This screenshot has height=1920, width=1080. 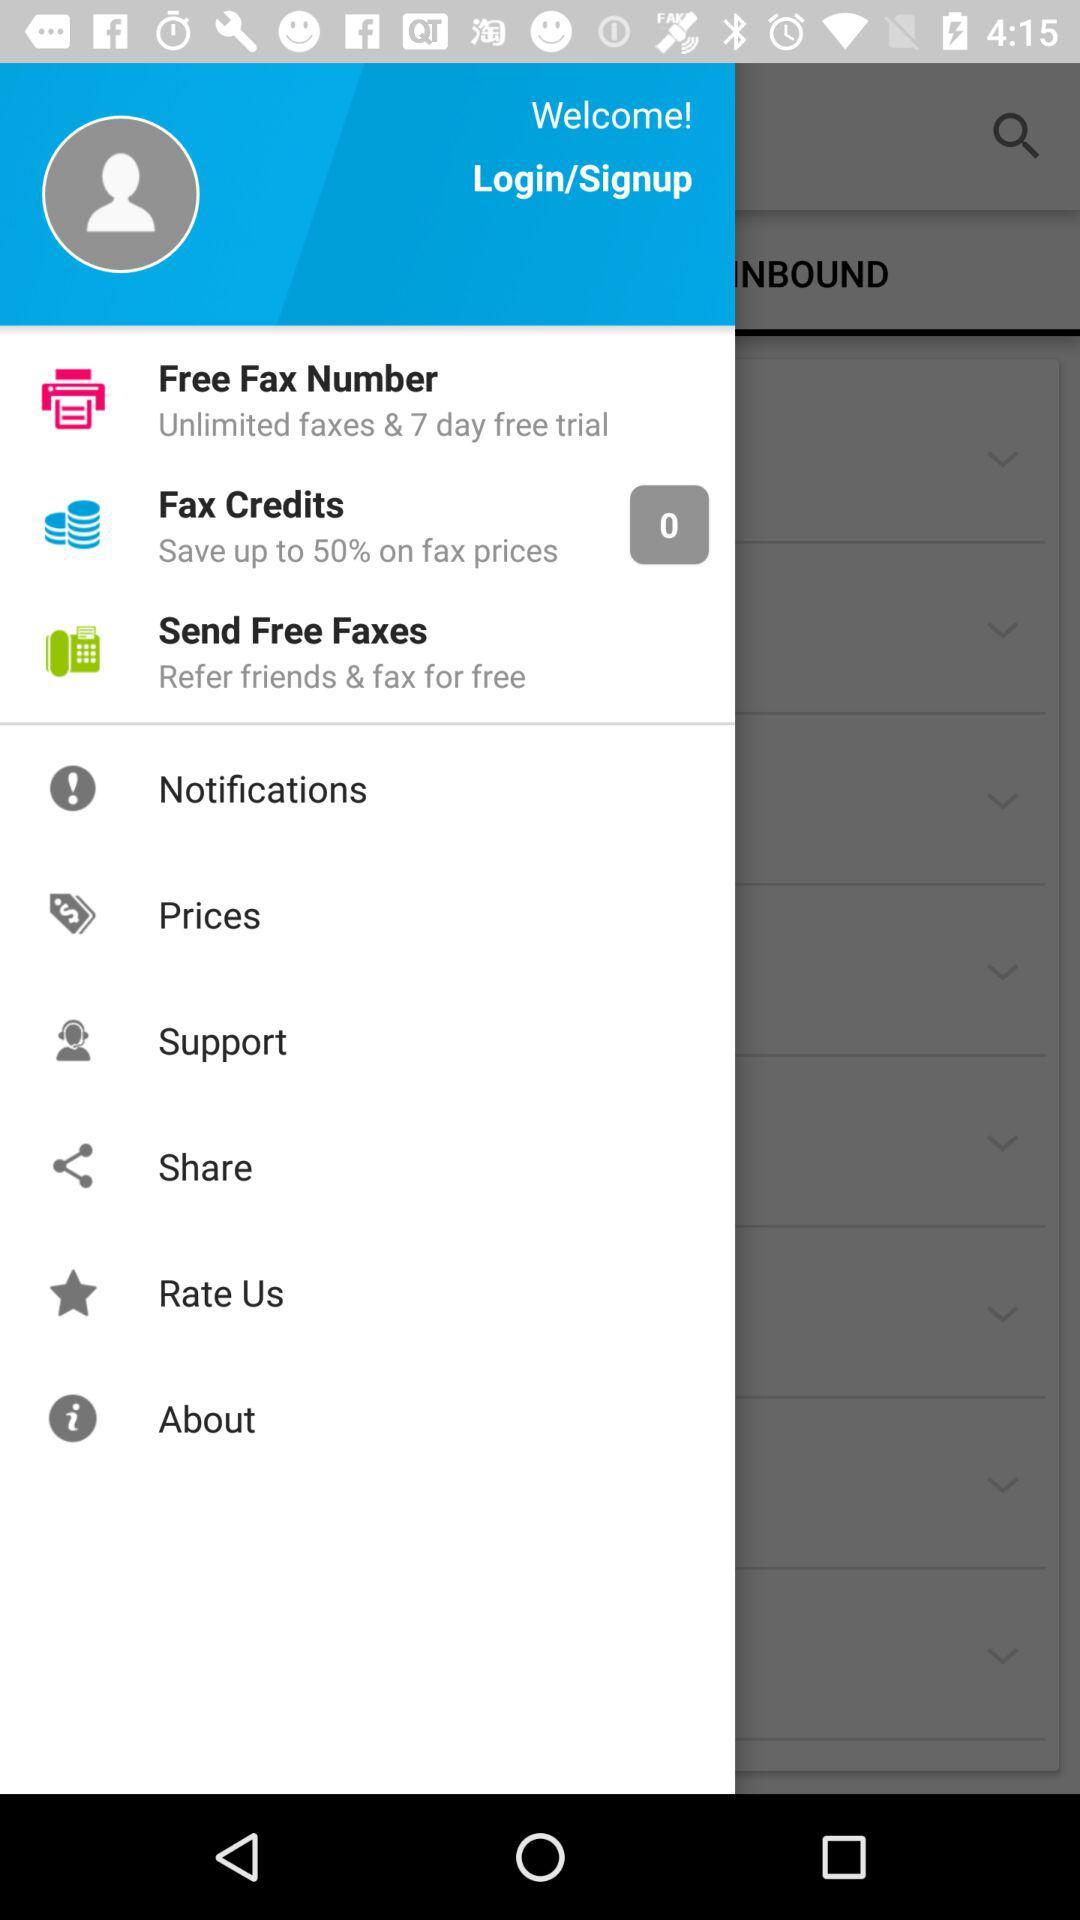 I want to click on loginsignup, so click(x=582, y=196).